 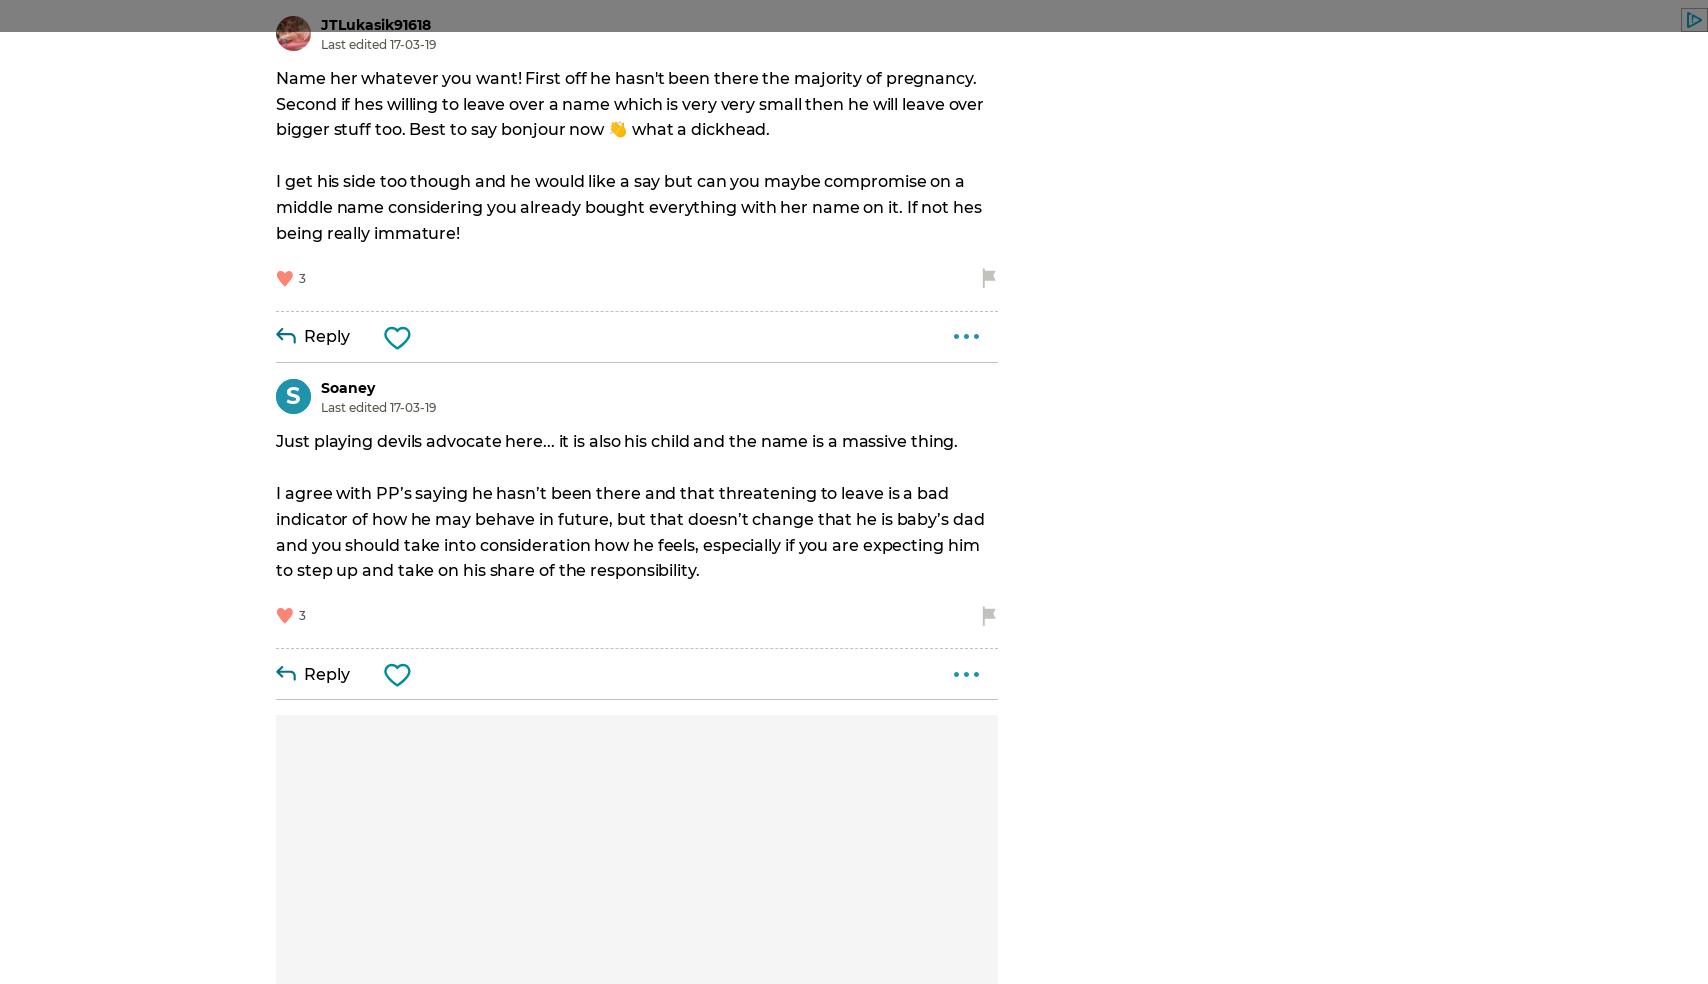 What do you see at coordinates (320, 23) in the screenshot?
I see `'JTLukasik91618'` at bounding box center [320, 23].